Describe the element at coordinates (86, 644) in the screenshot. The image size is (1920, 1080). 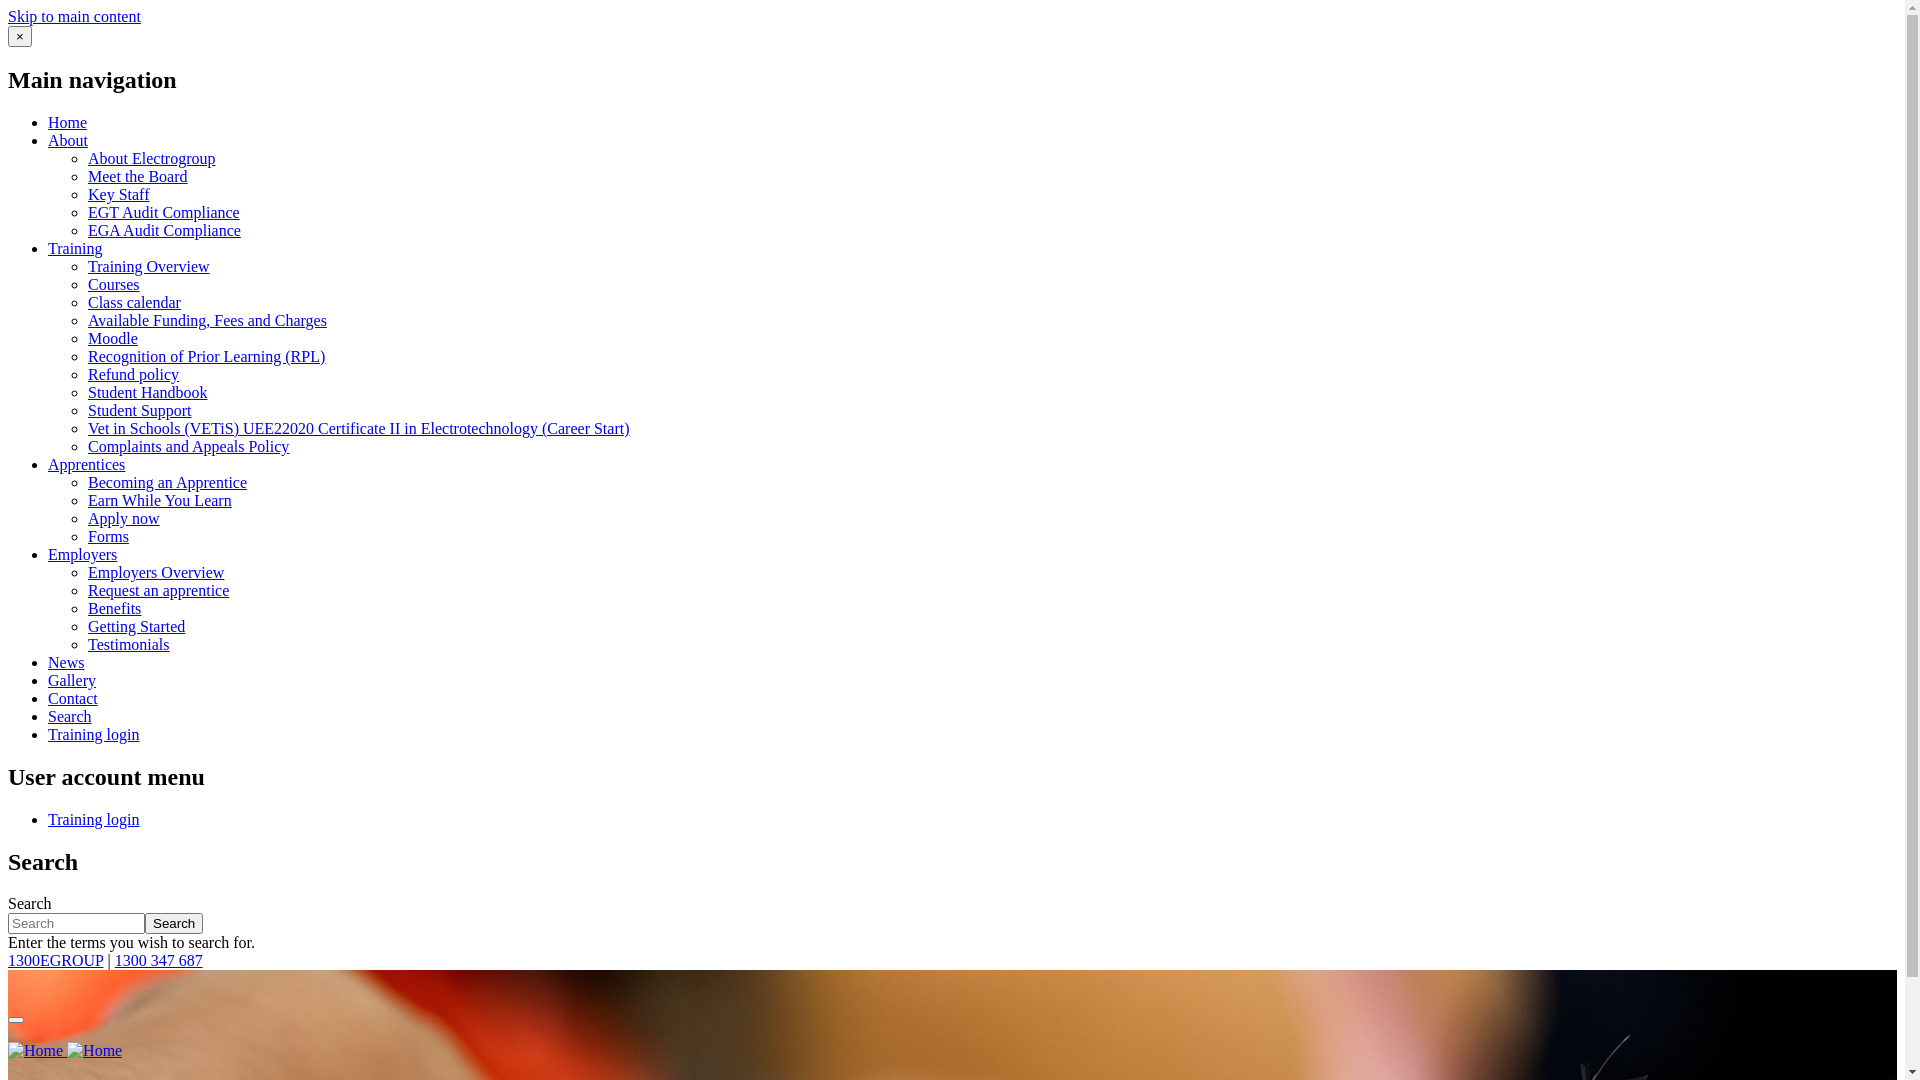
I see `'Testimonials'` at that location.